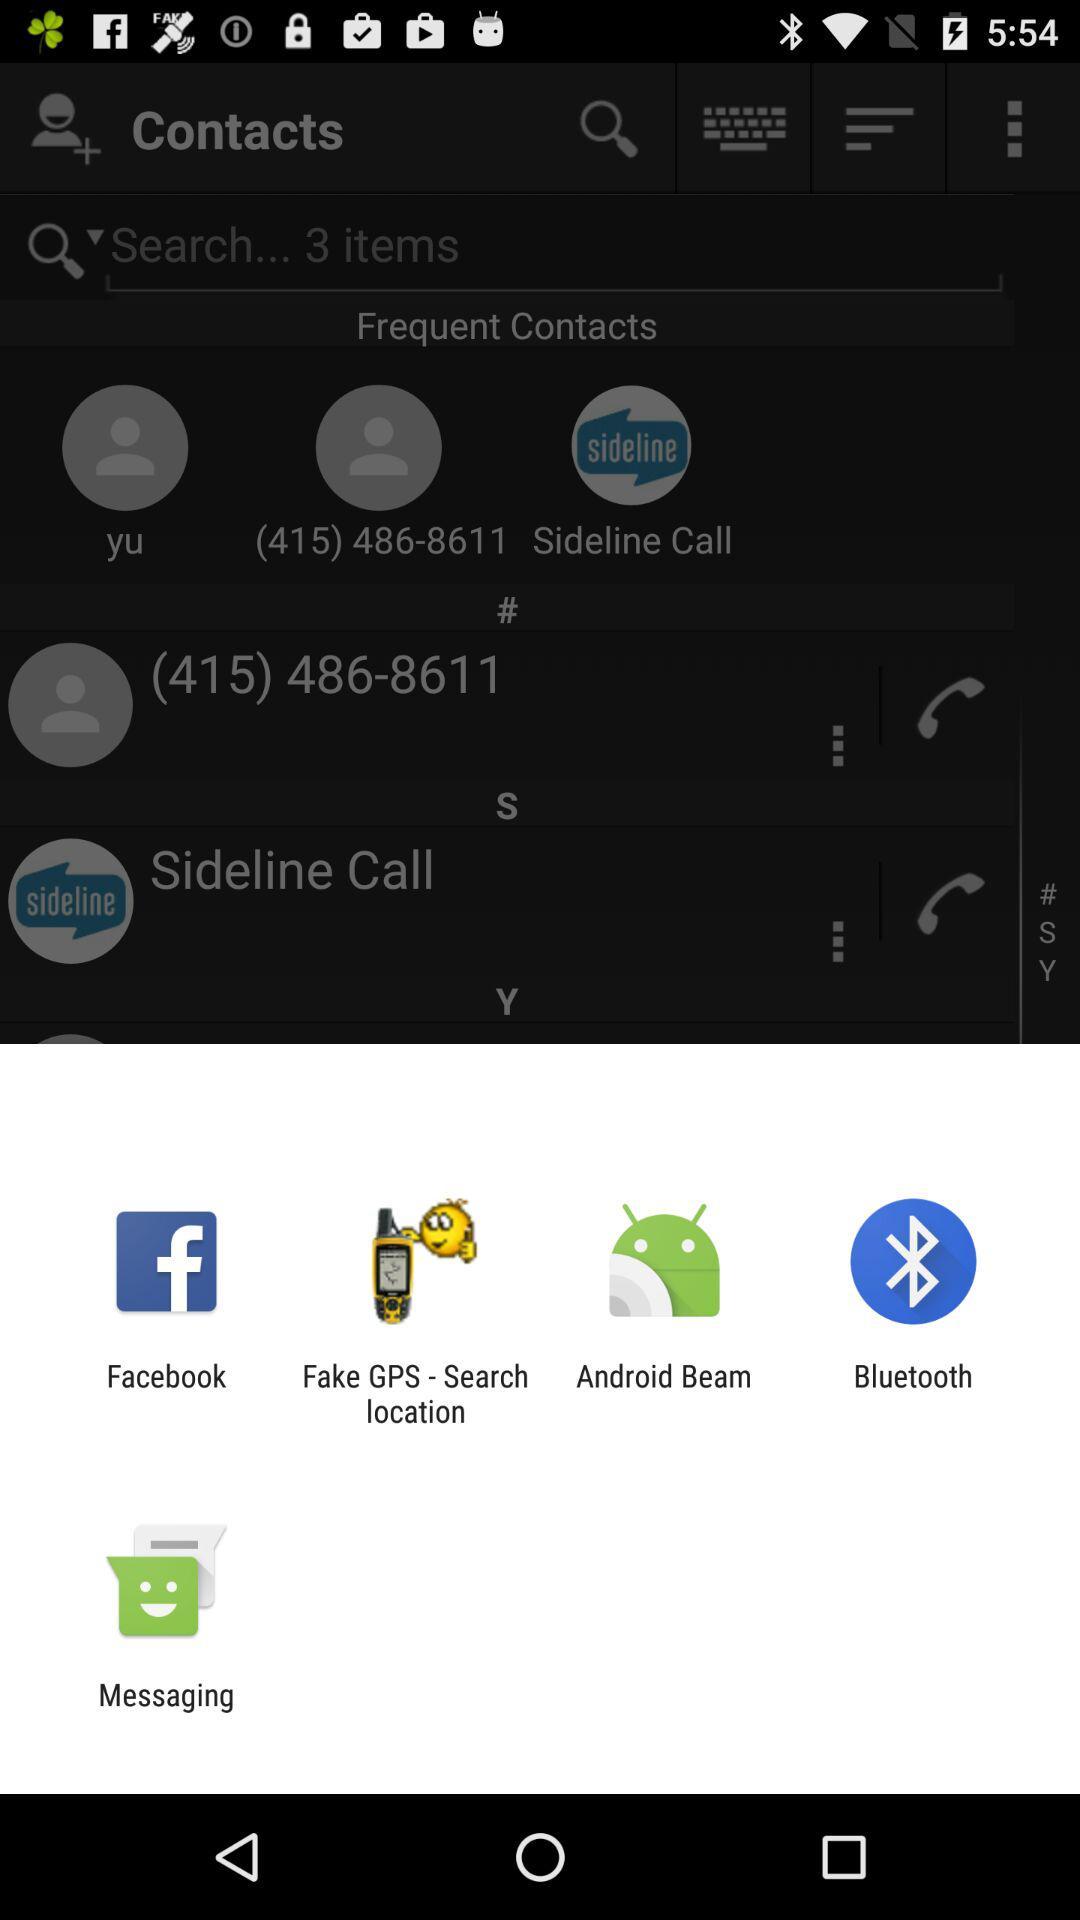  What do you see at coordinates (664, 1392) in the screenshot?
I see `the icon next to the bluetooth icon` at bounding box center [664, 1392].